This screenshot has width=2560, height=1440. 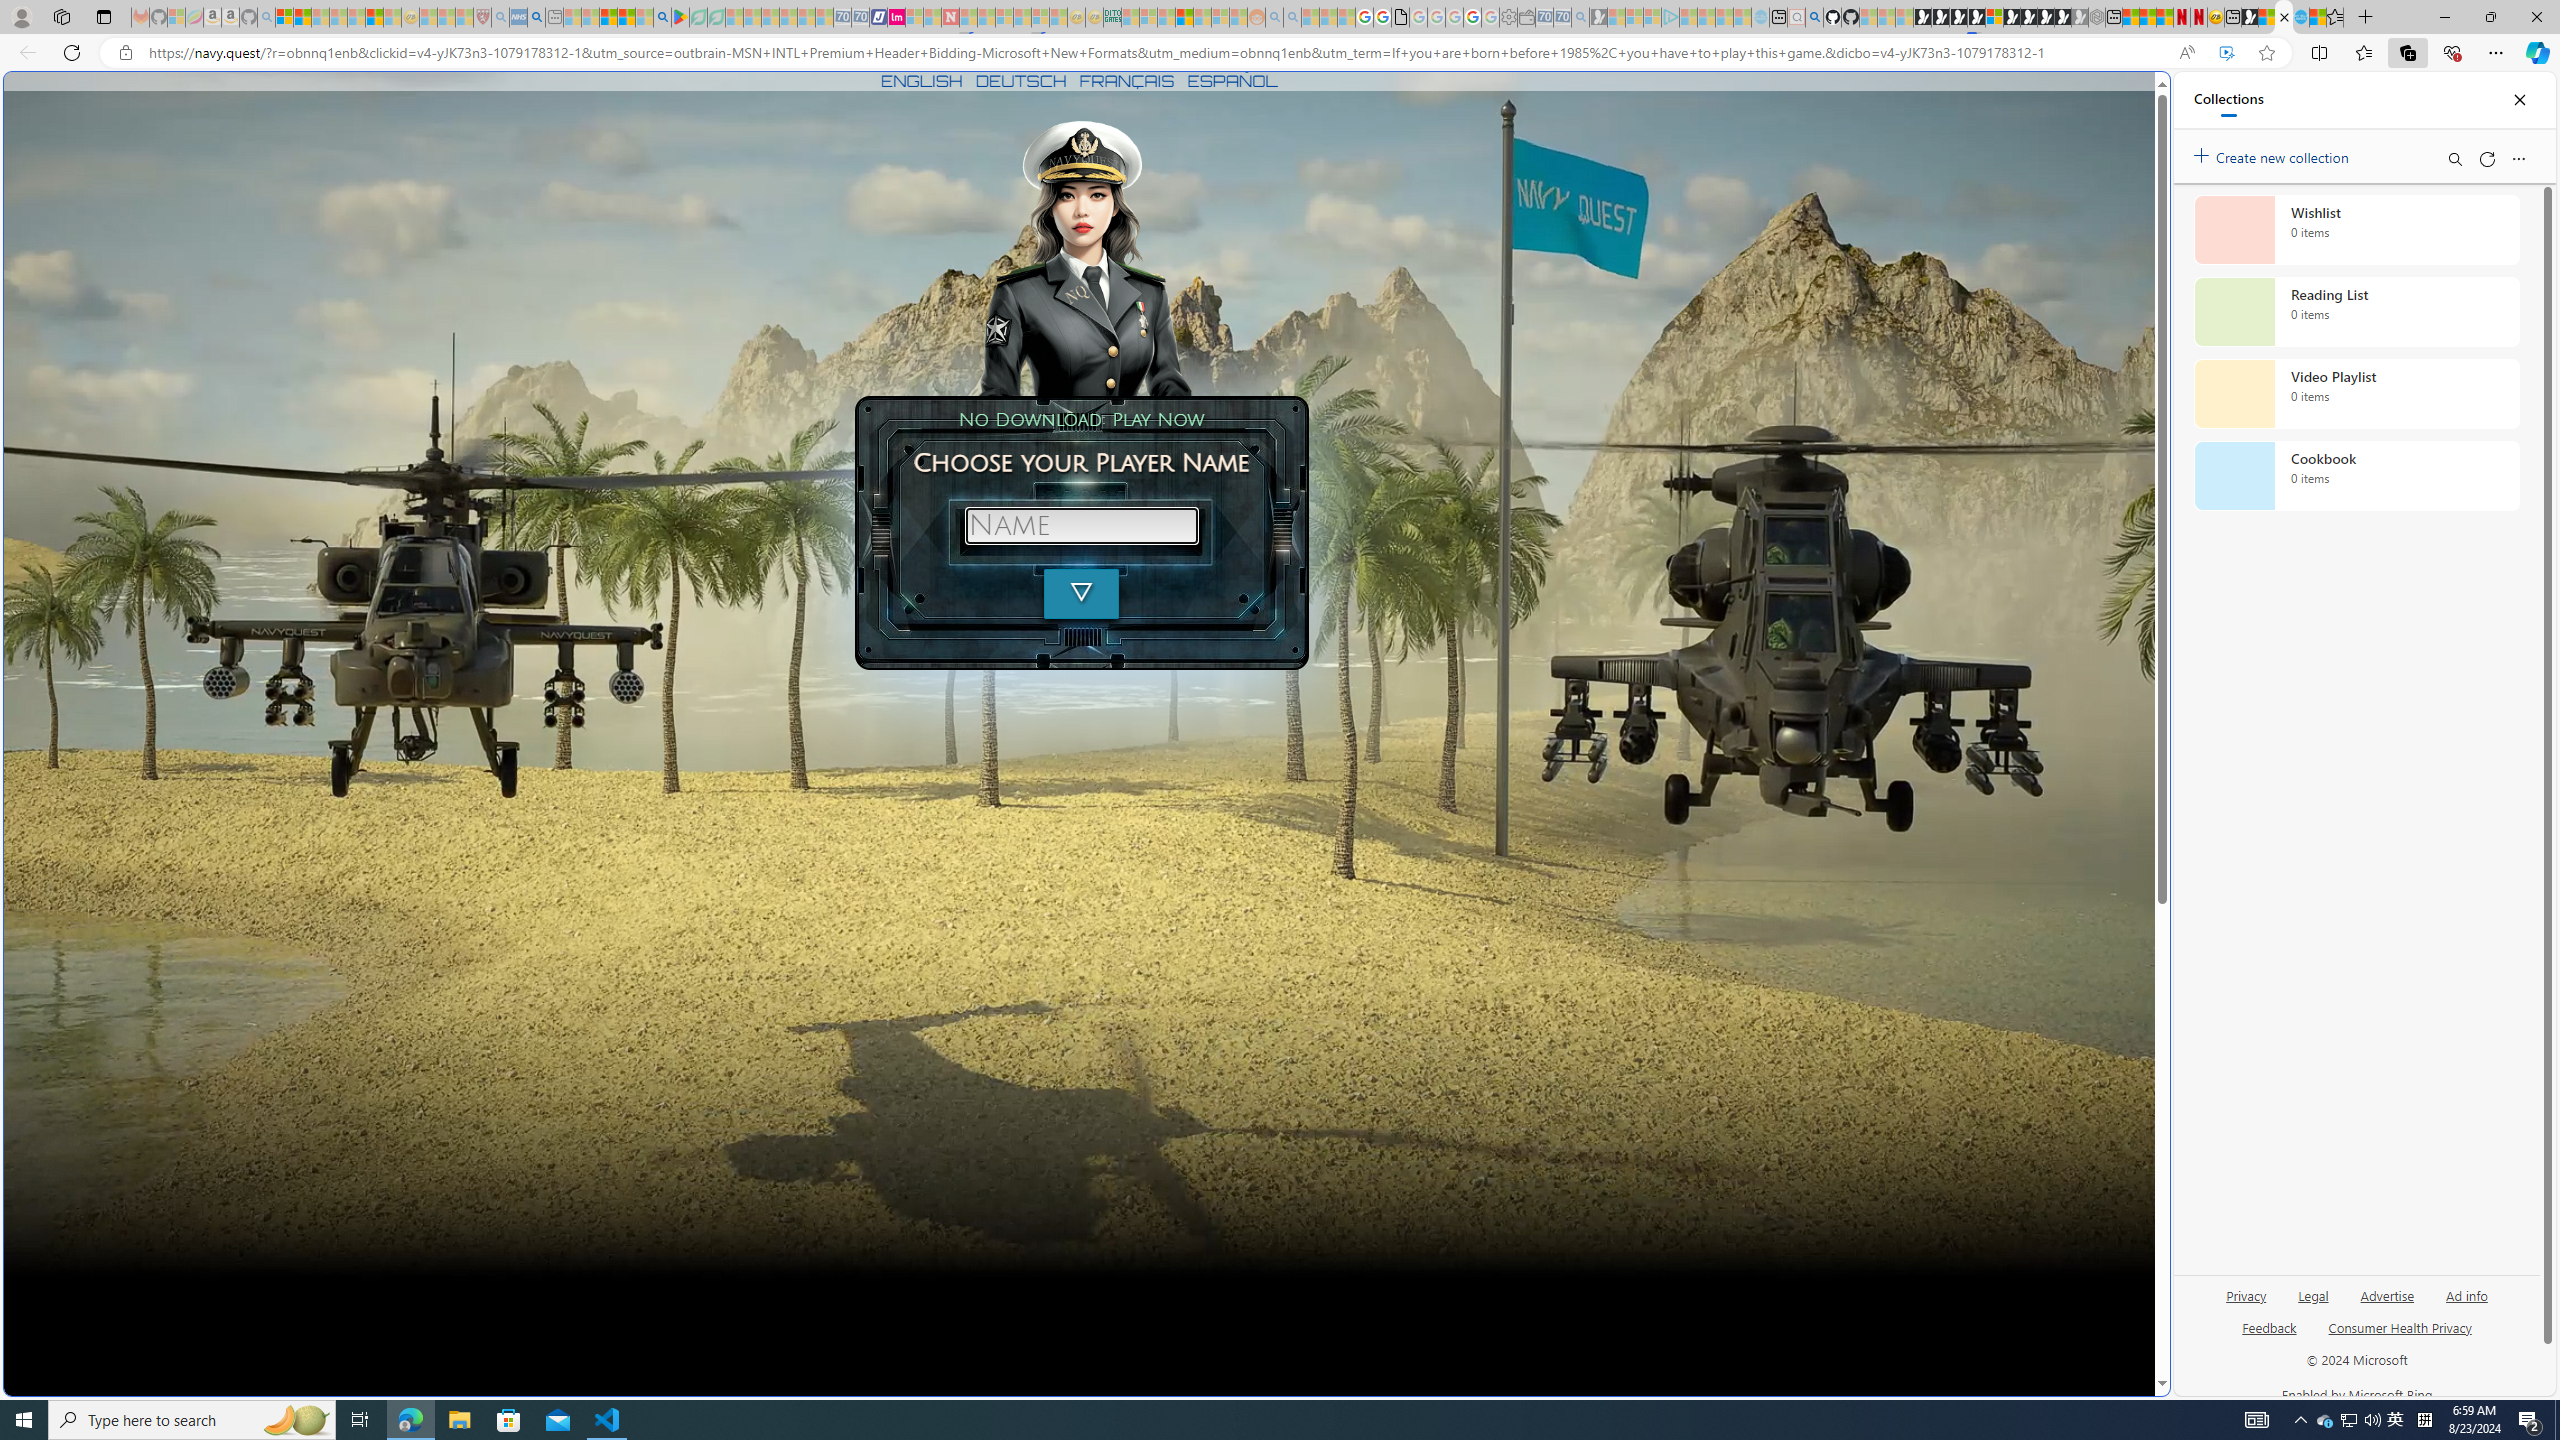 What do you see at coordinates (2274, 153) in the screenshot?
I see `'Create new collection'` at bounding box center [2274, 153].